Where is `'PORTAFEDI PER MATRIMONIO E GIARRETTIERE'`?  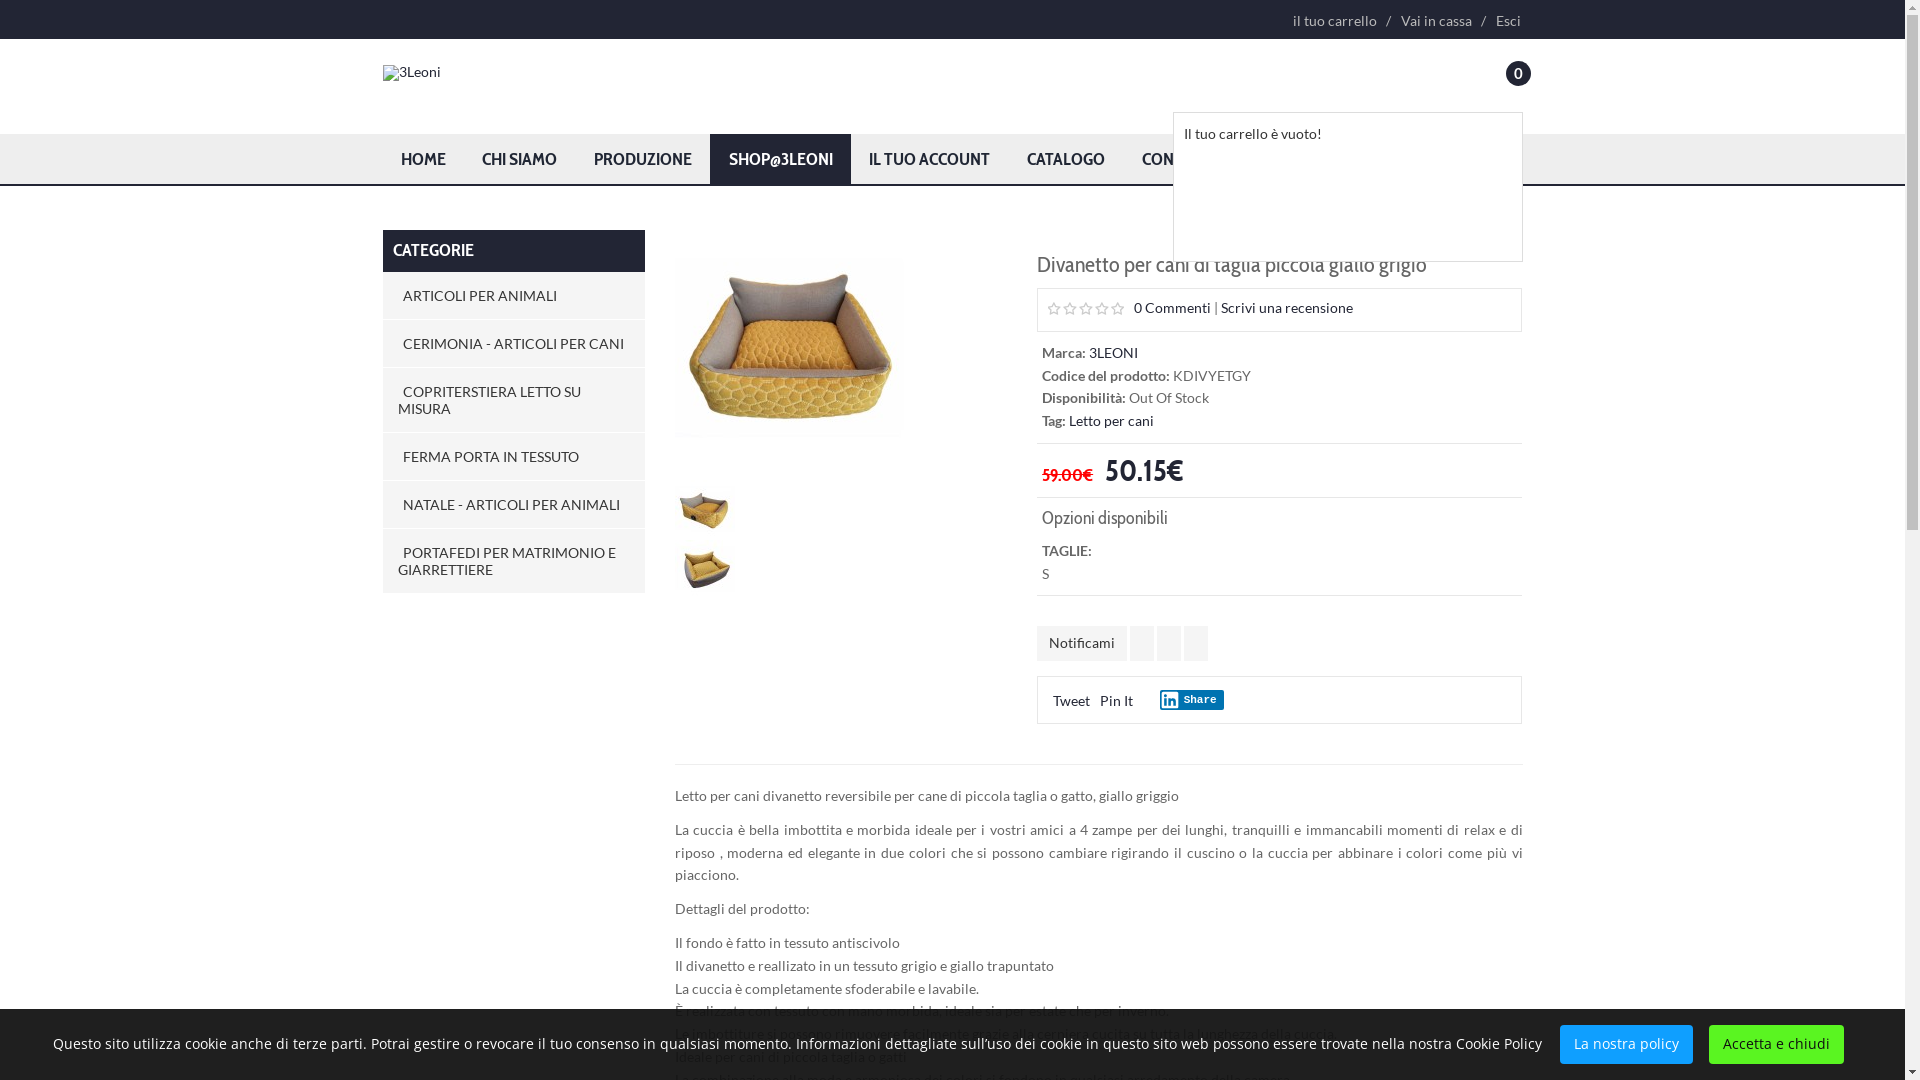 'PORTAFEDI PER MATRIMONIO E GIARRETTIERE' is located at coordinates (382, 560).